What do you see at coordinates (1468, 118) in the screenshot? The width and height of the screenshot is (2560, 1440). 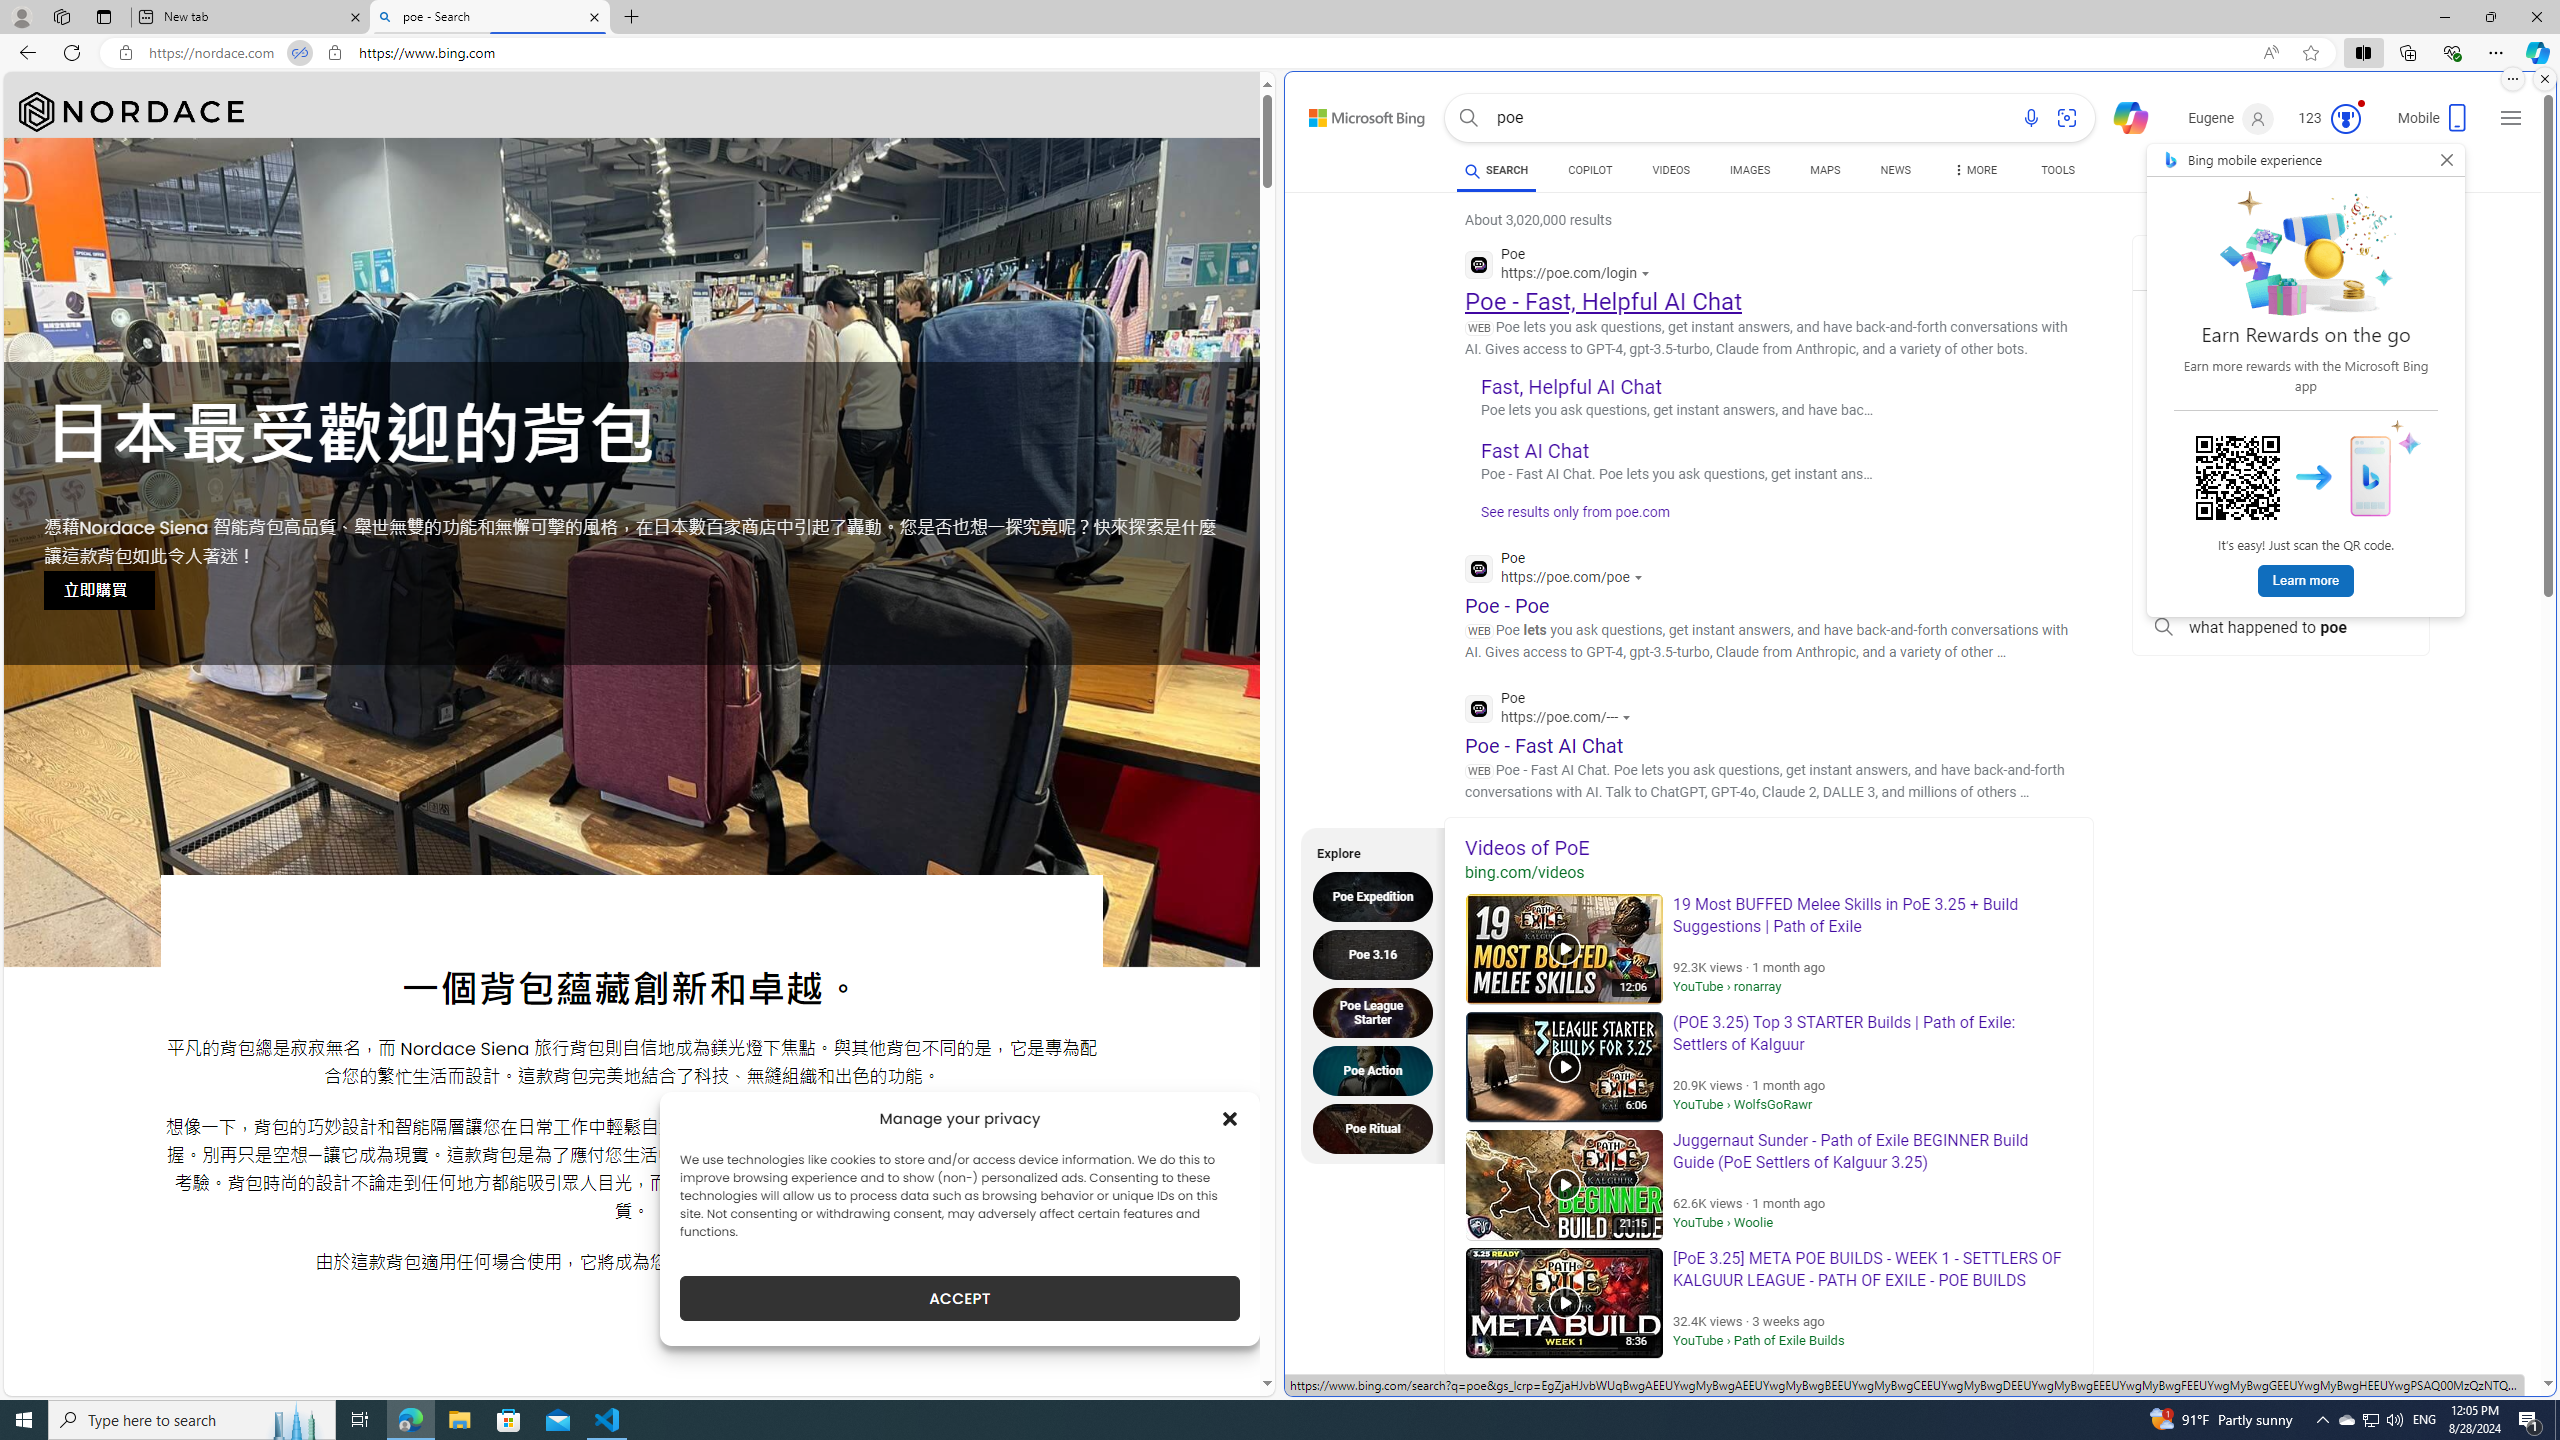 I see `'Search button'` at bounding box center [1468, 118].